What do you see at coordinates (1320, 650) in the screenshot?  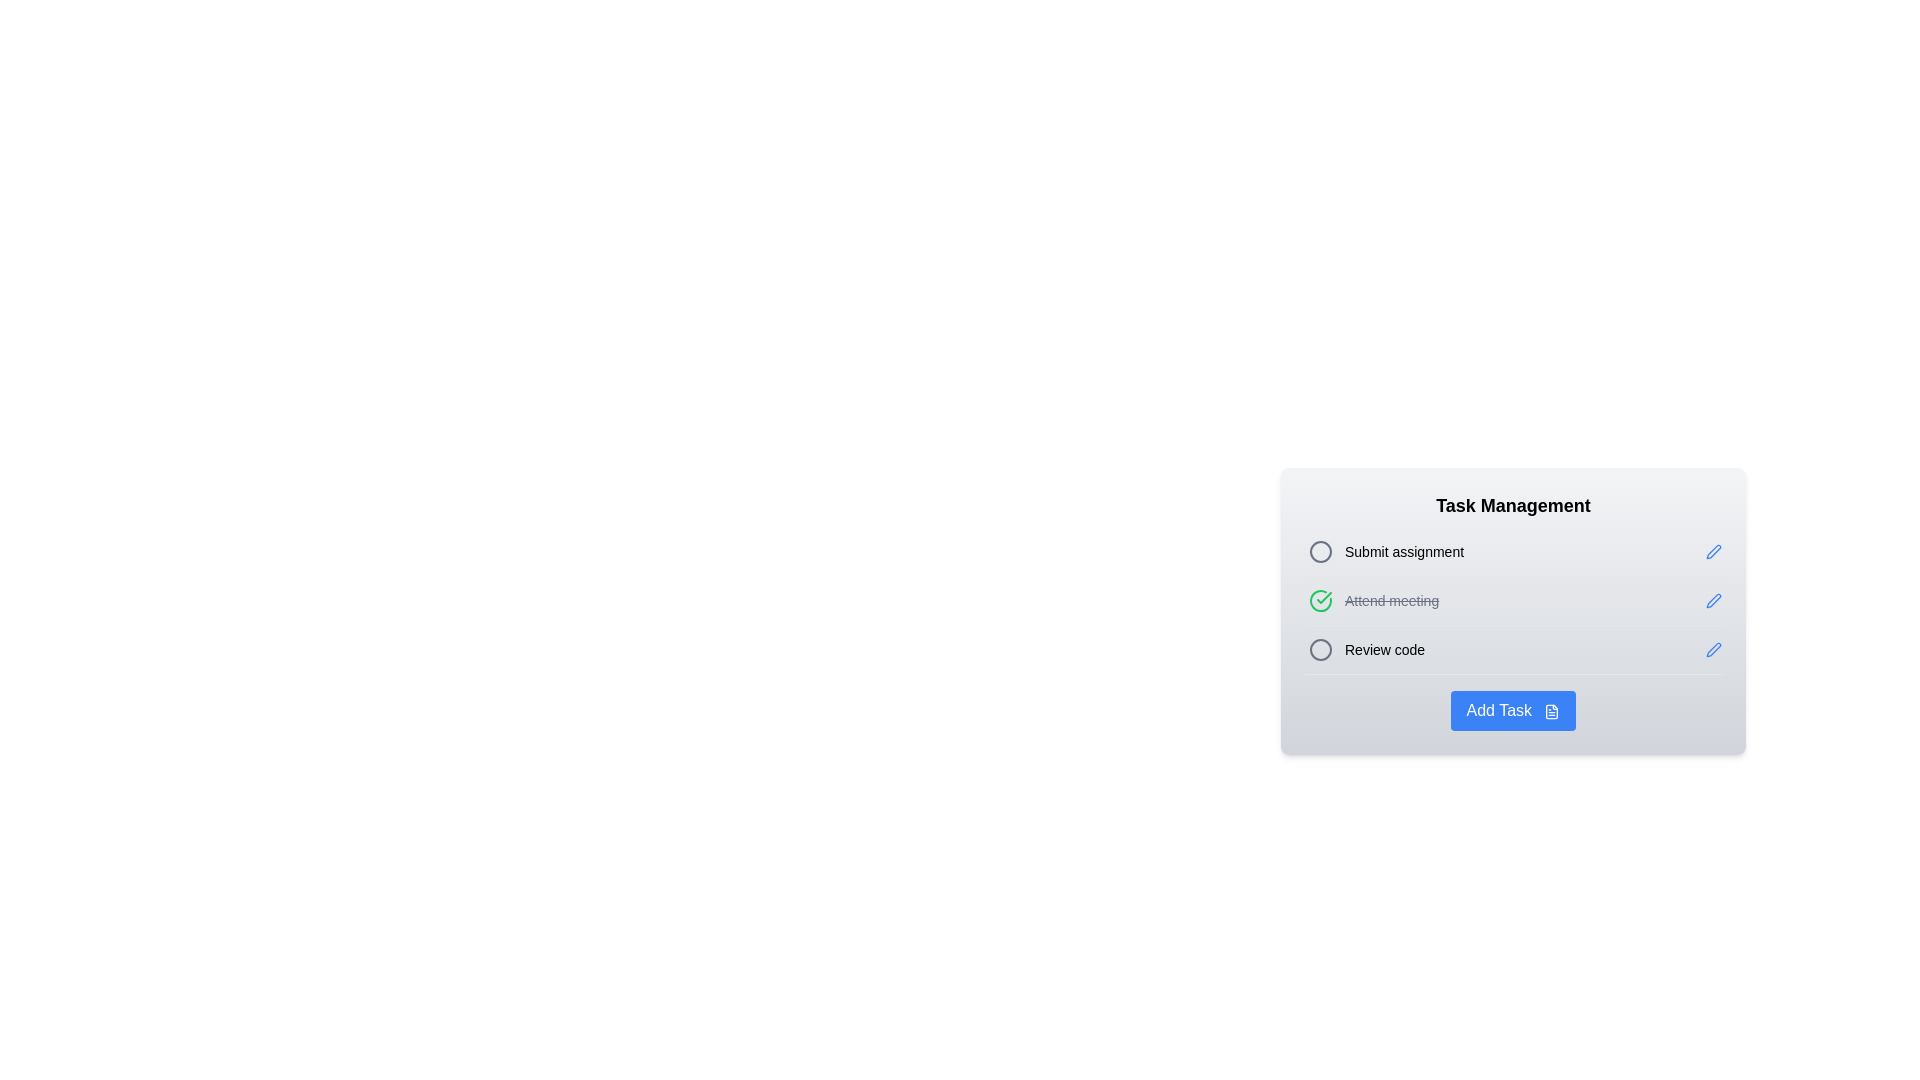 I see `the circular SVG icon with a gray border located in the 'Review code' row` at bounding box center [1320, 650].